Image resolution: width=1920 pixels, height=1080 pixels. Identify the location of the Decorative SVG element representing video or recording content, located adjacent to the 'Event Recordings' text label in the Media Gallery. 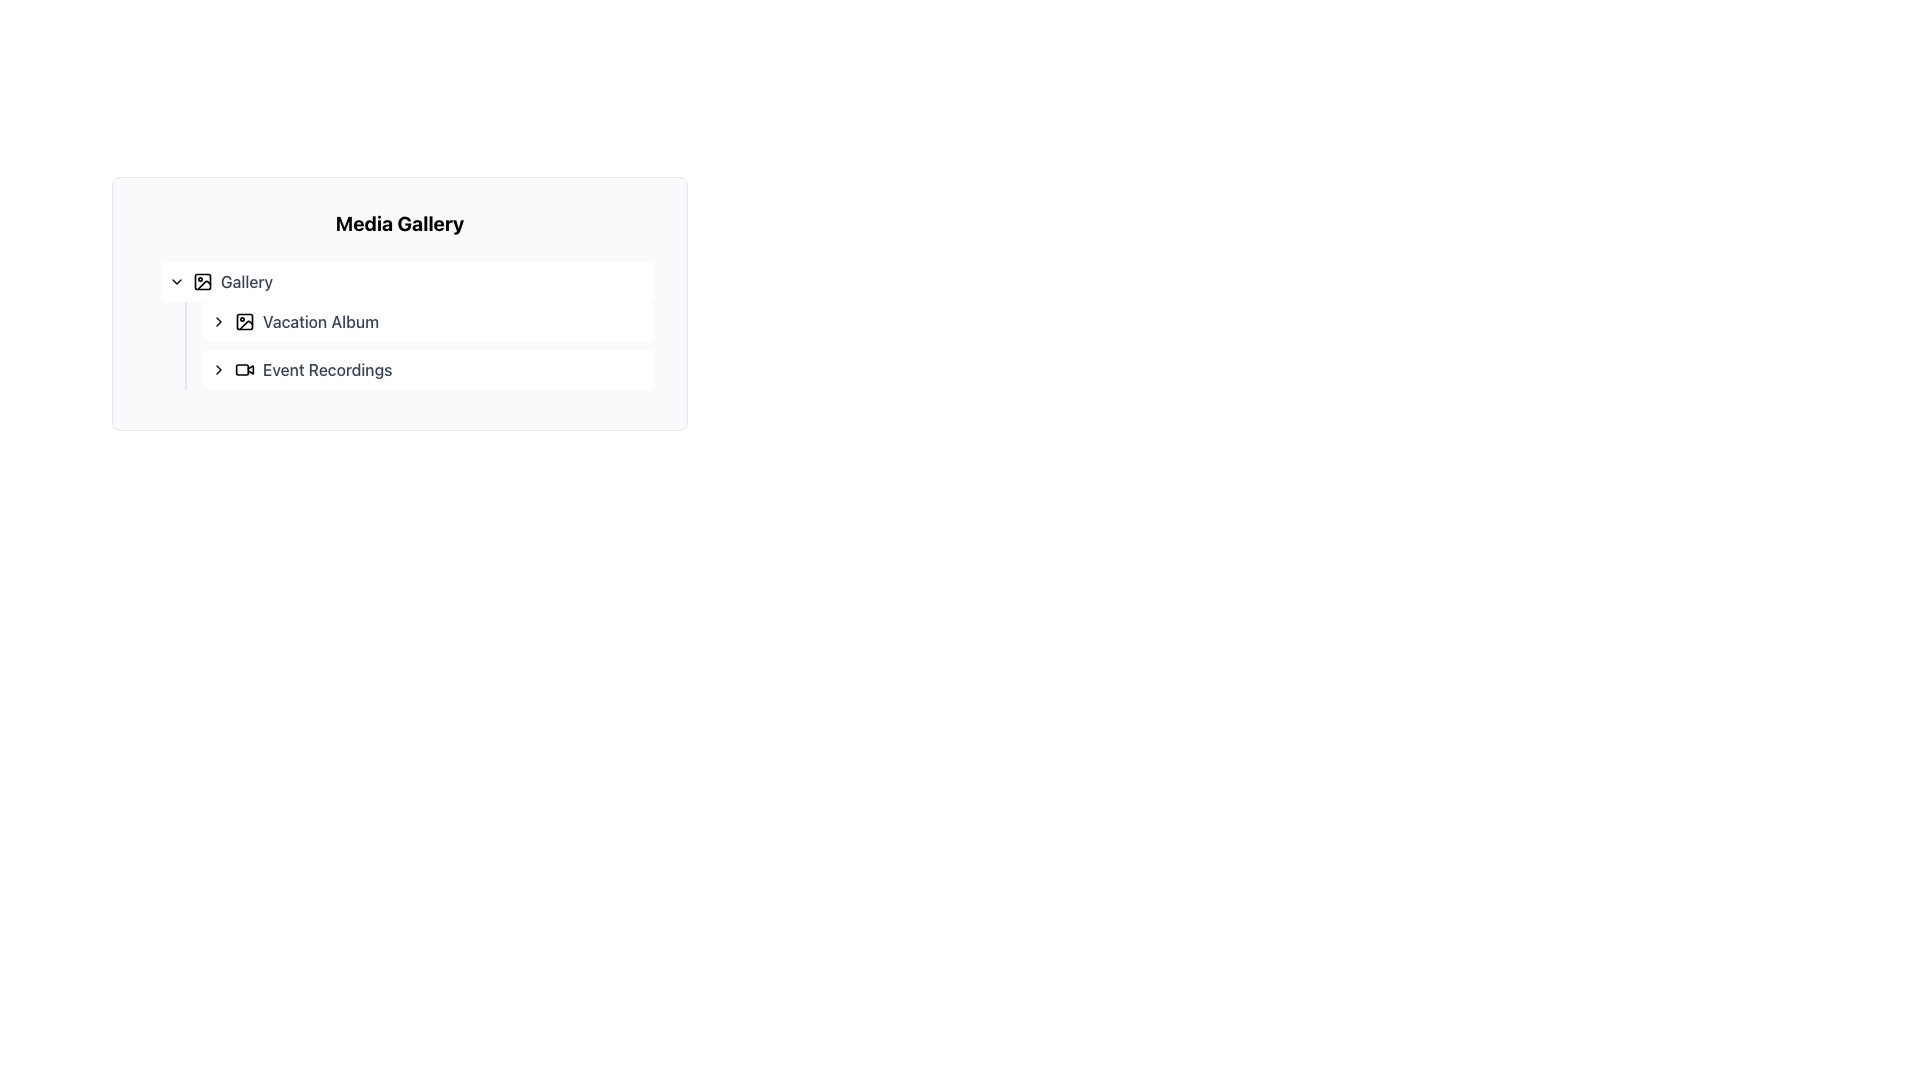
(241, 370).